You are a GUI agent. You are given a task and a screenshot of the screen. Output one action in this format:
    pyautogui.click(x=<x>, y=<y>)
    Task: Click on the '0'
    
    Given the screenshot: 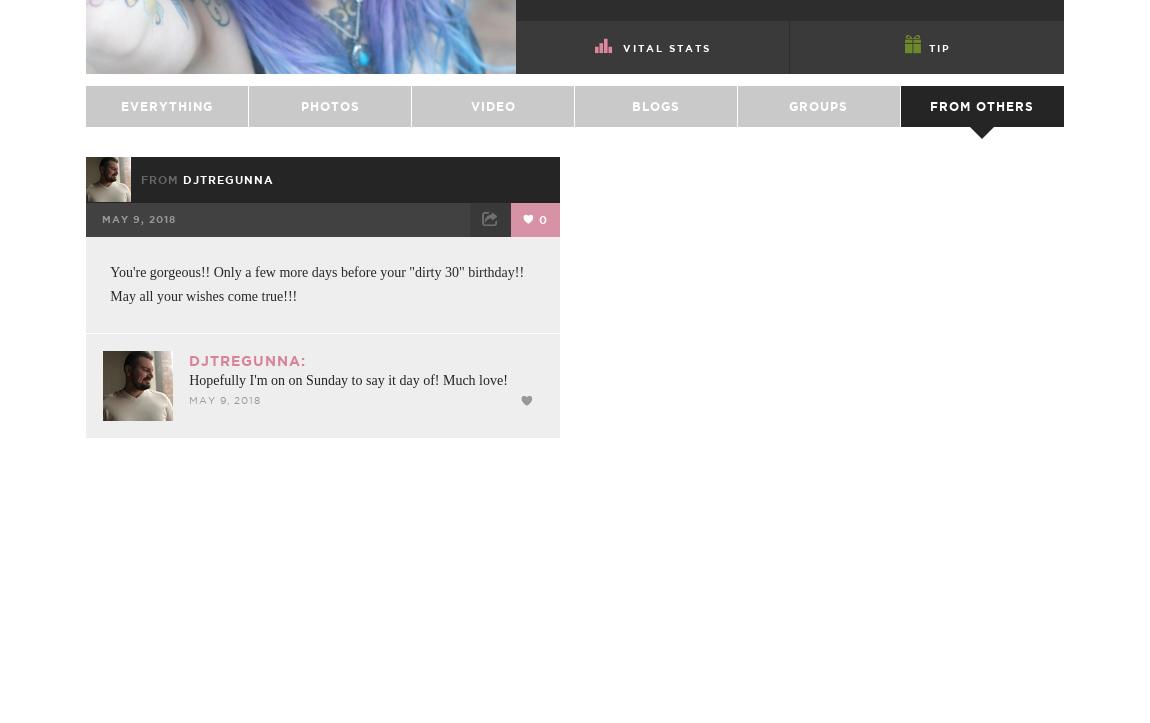 What is the action you would take?
    pyautogui.click(x=541, y=268)
    